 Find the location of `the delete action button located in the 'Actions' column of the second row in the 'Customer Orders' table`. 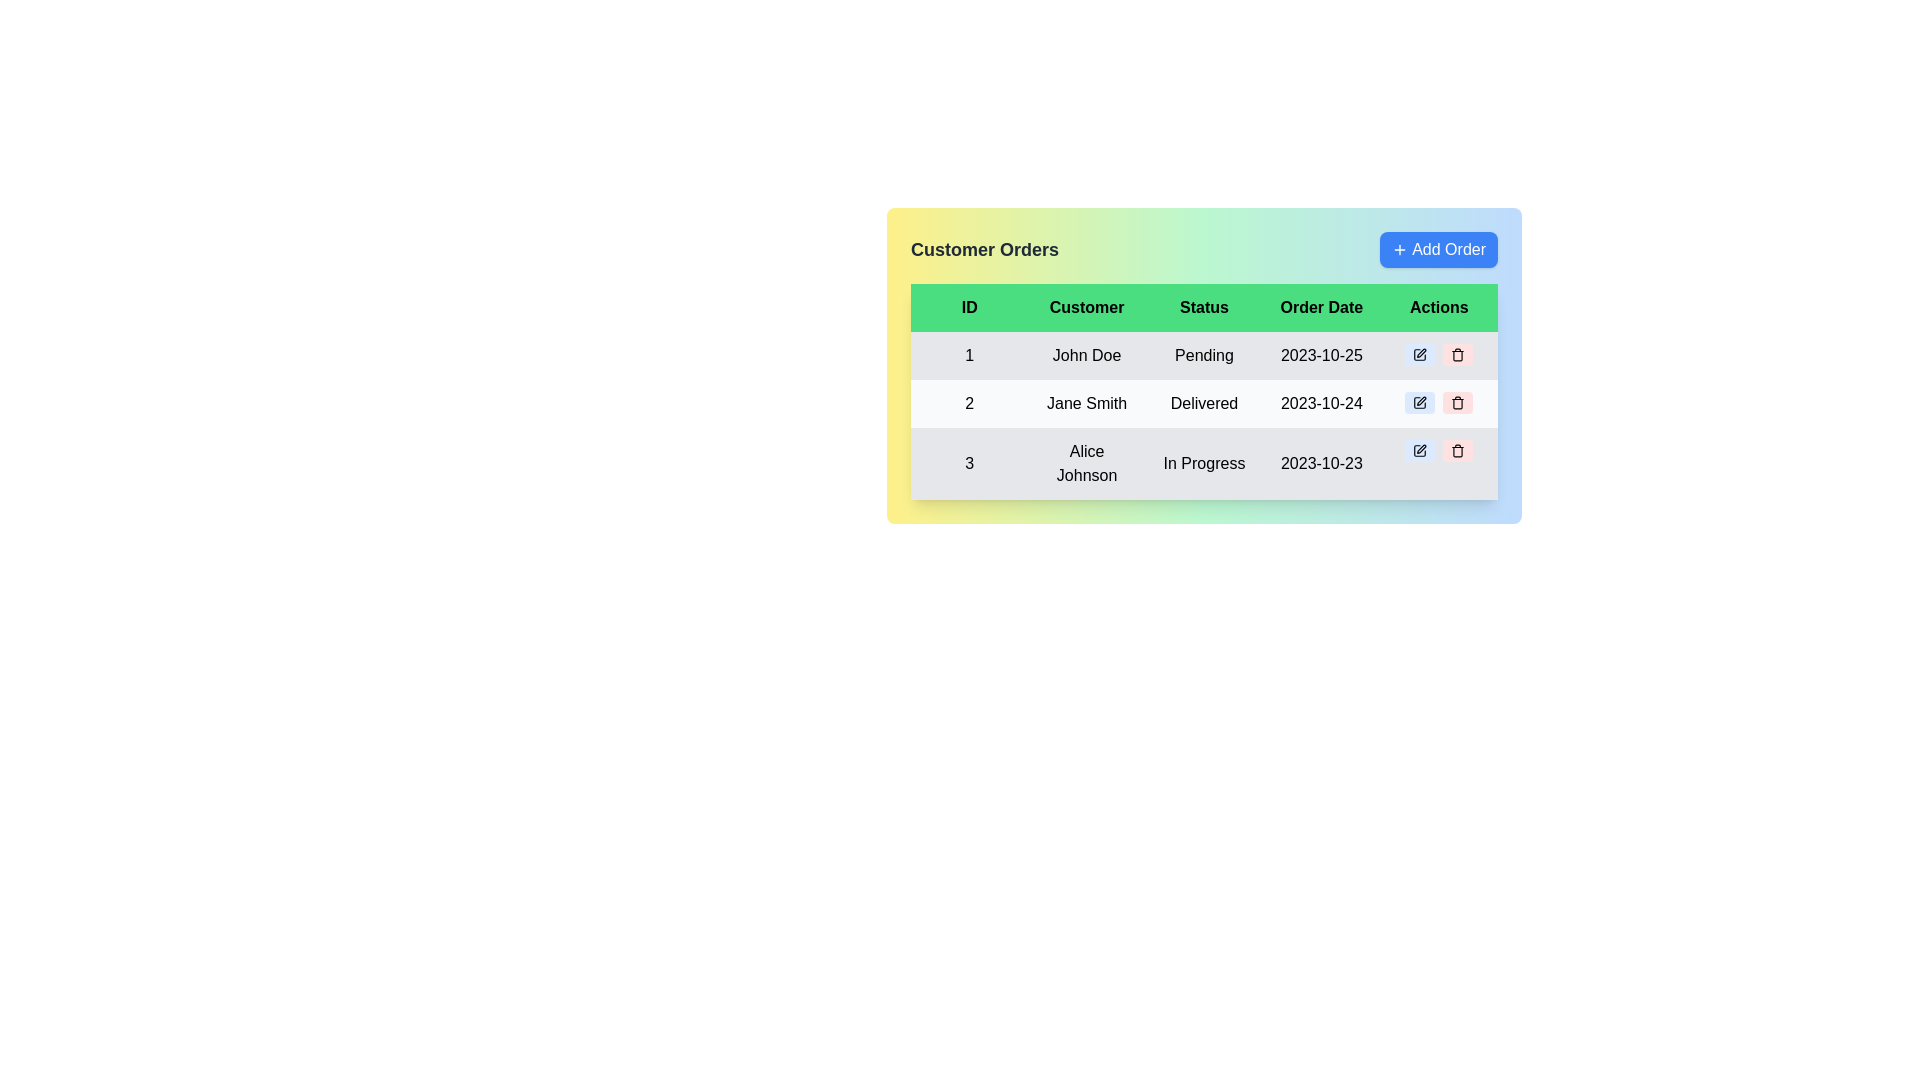

the delete action button located in the 'Actions' column of the second row in the 'Customer Orders' table is located at coordinates (1458, 402).